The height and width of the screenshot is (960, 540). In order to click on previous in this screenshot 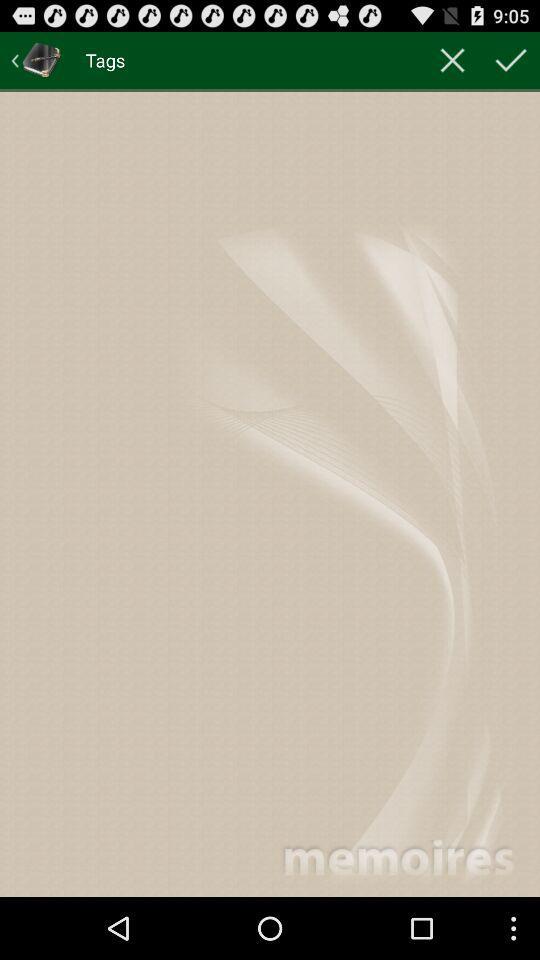, I will do `click(36, 59)`.